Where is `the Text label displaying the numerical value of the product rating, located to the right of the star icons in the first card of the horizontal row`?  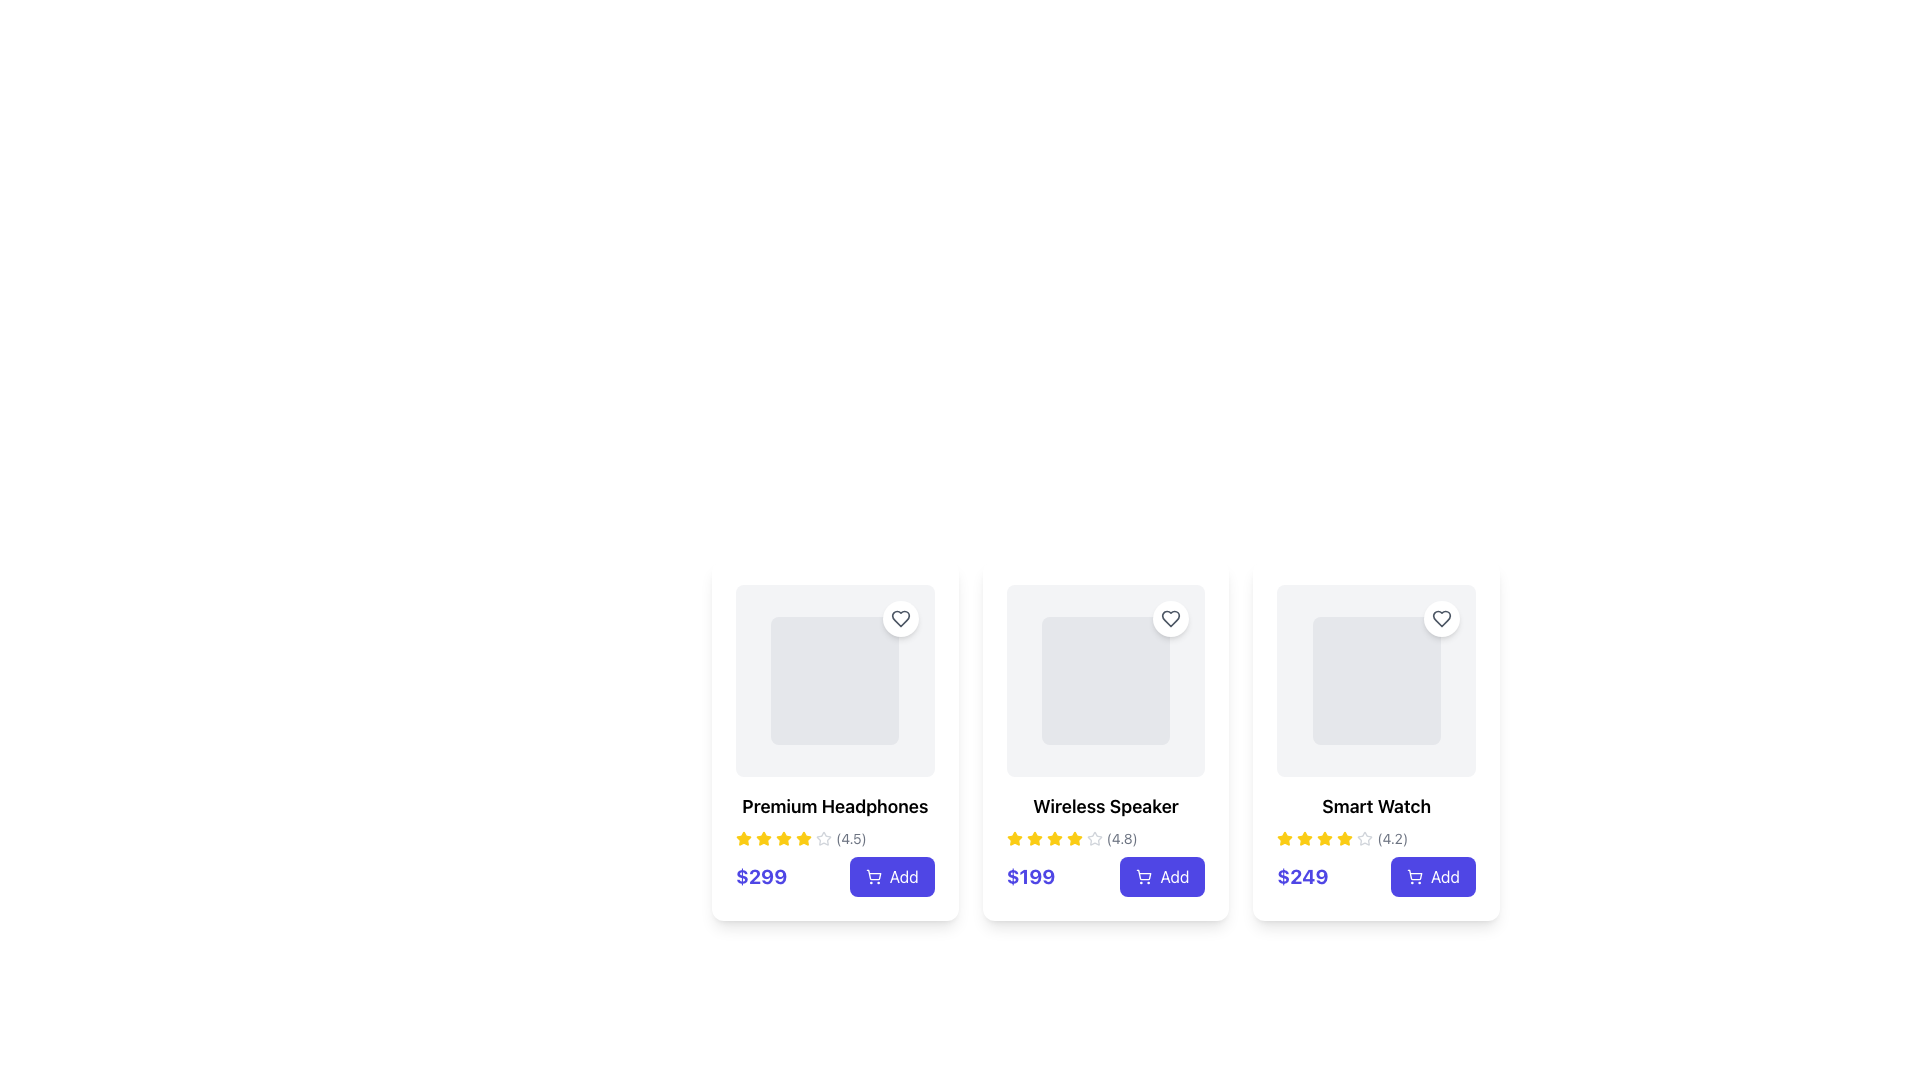 the Text label displaying the numerical value of the product rating, located to the right of the star icons in the first card of the horizontal row is located at coordinates (851, 839).